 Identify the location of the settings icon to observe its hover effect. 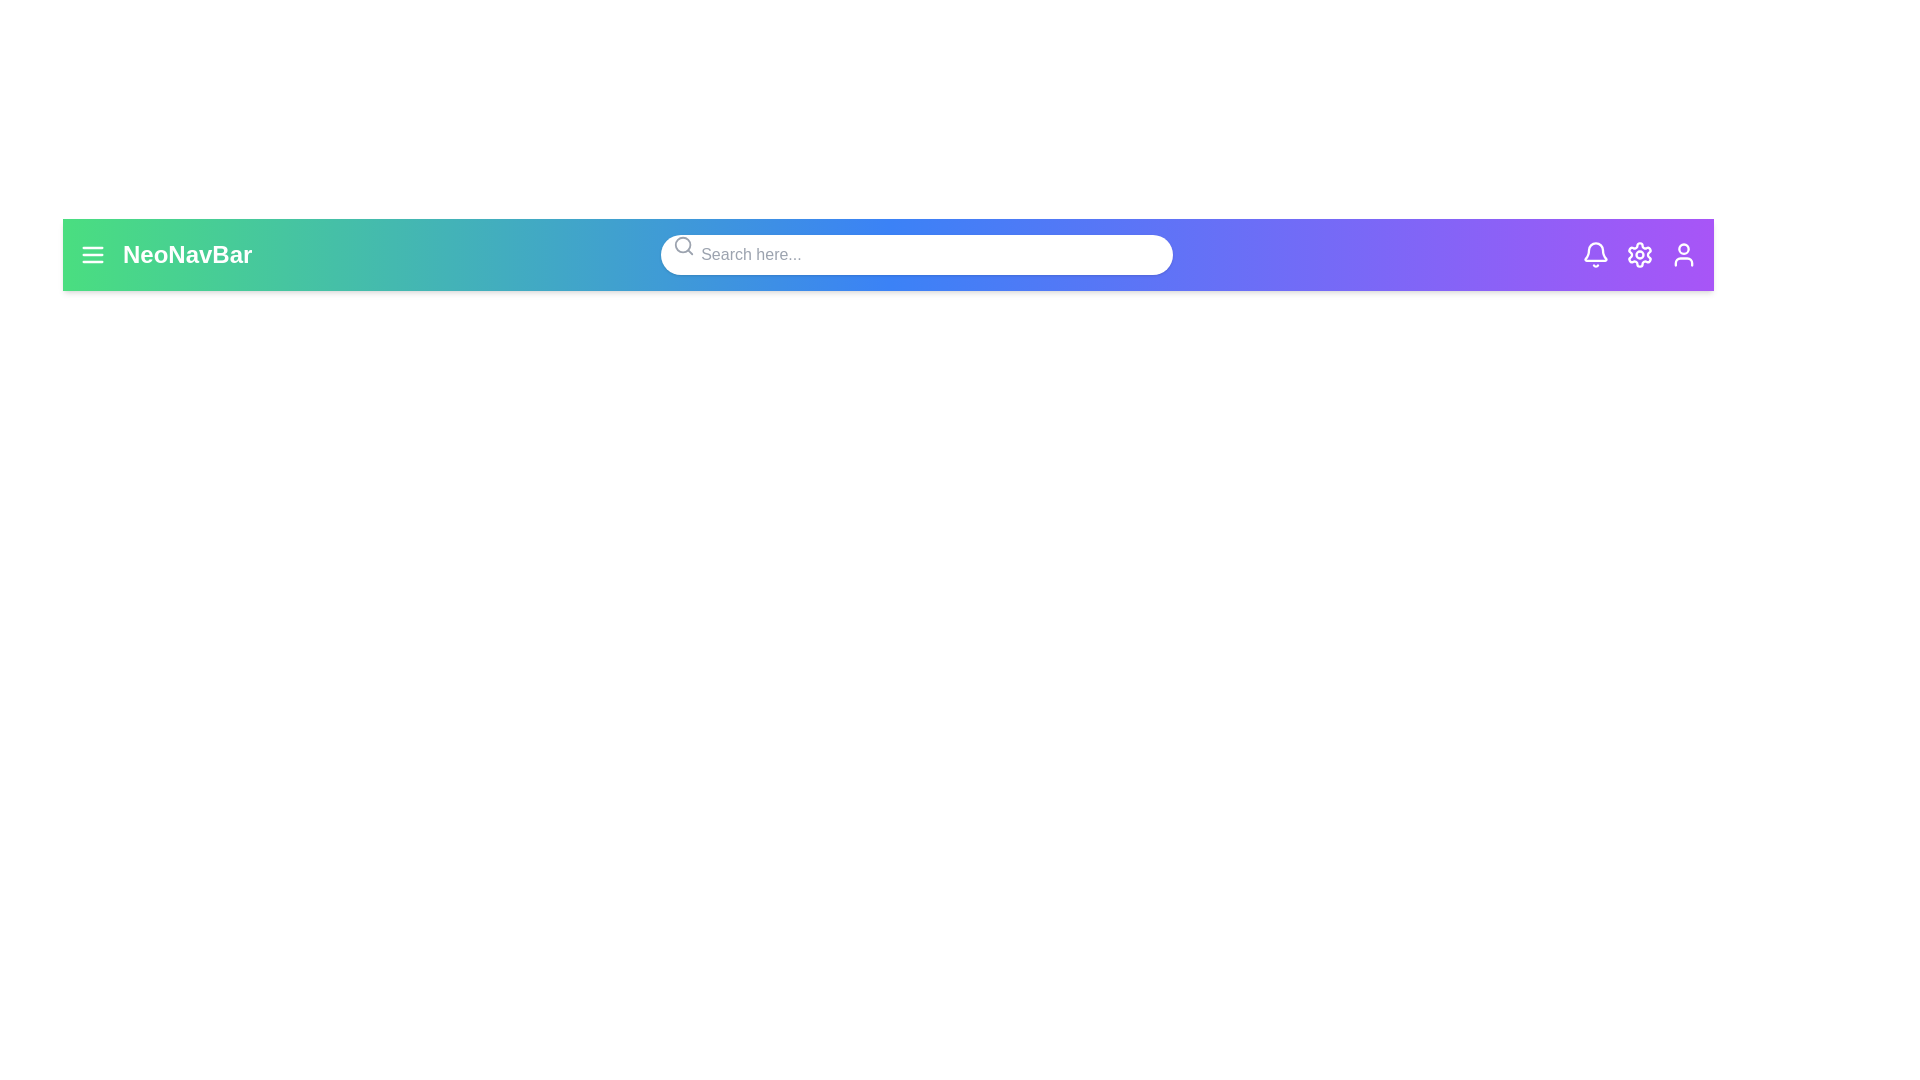
(1640, 253).